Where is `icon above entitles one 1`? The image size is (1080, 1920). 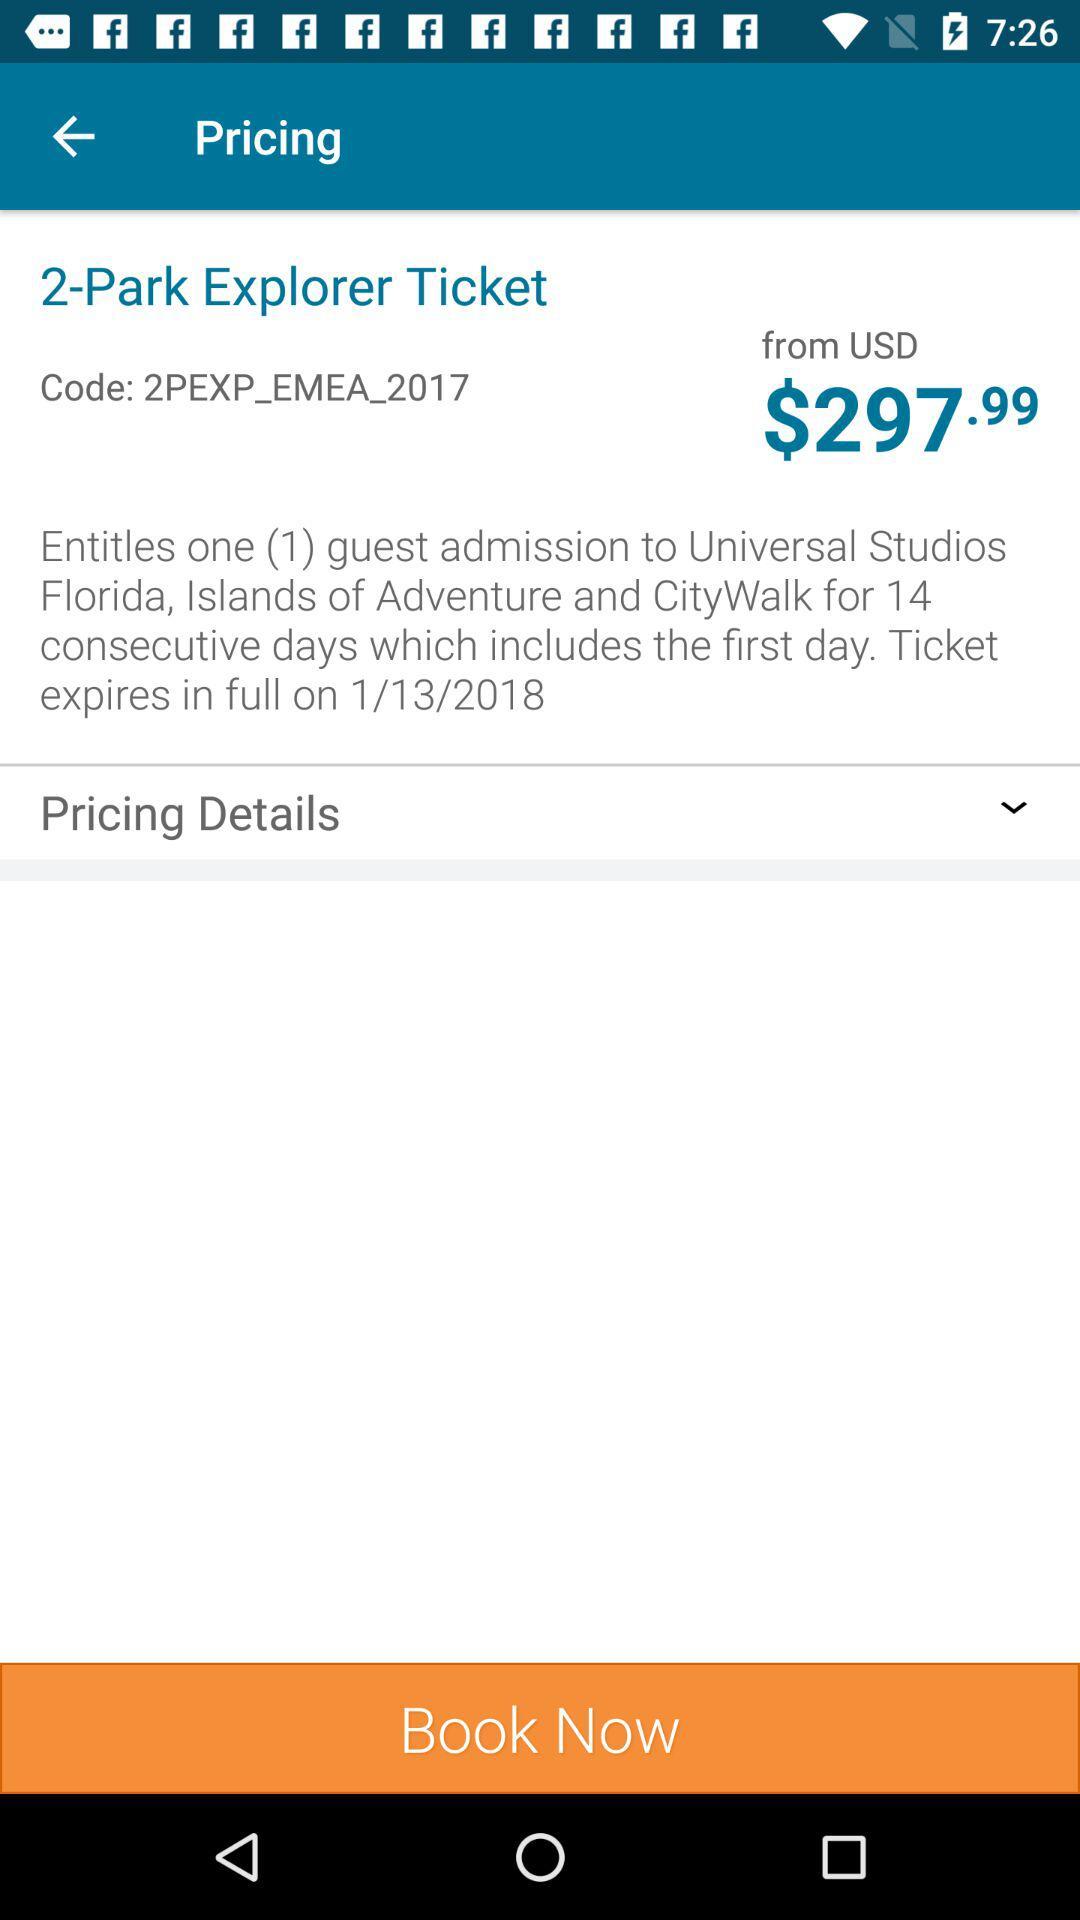 icon above entitles one 1 is located at coordinates (862, 420).